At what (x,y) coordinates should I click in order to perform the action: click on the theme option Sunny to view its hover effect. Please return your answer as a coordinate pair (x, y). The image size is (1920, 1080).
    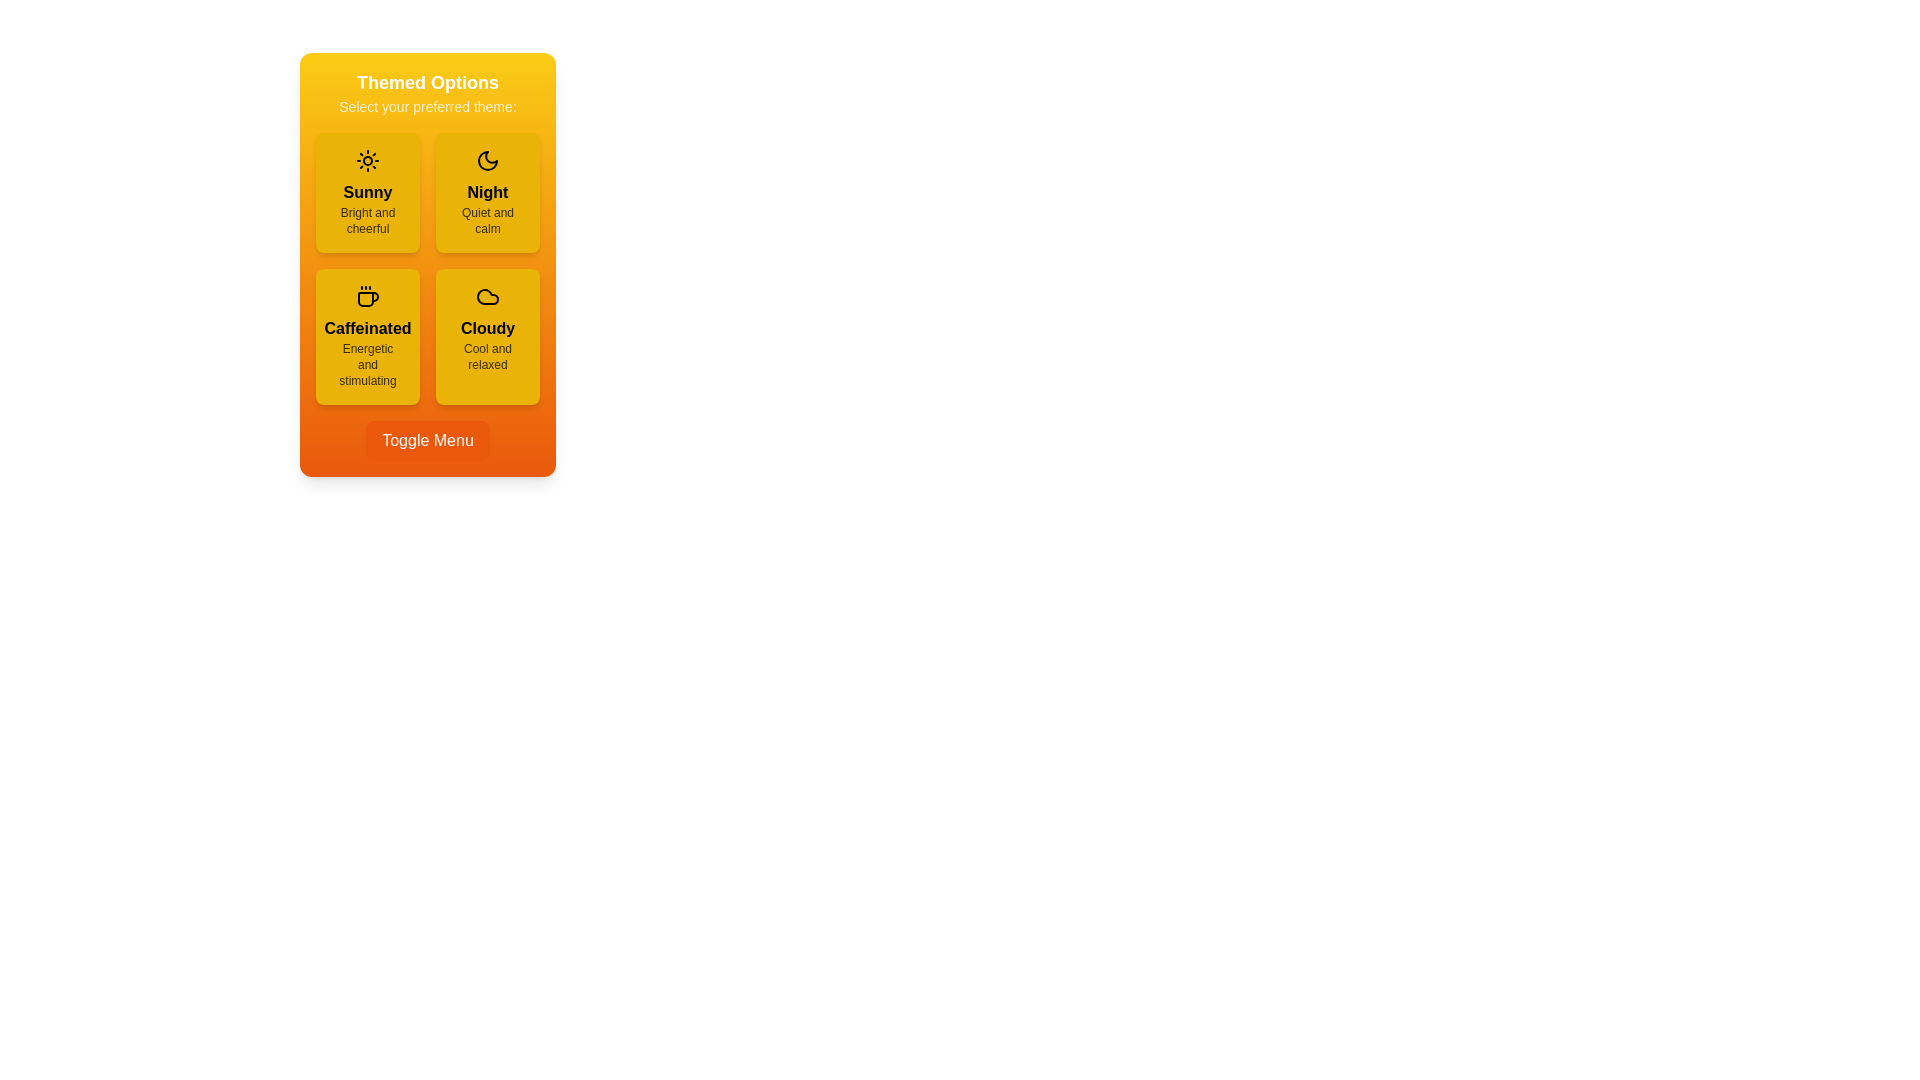
    Looking at the image, I should click on (368, 192).